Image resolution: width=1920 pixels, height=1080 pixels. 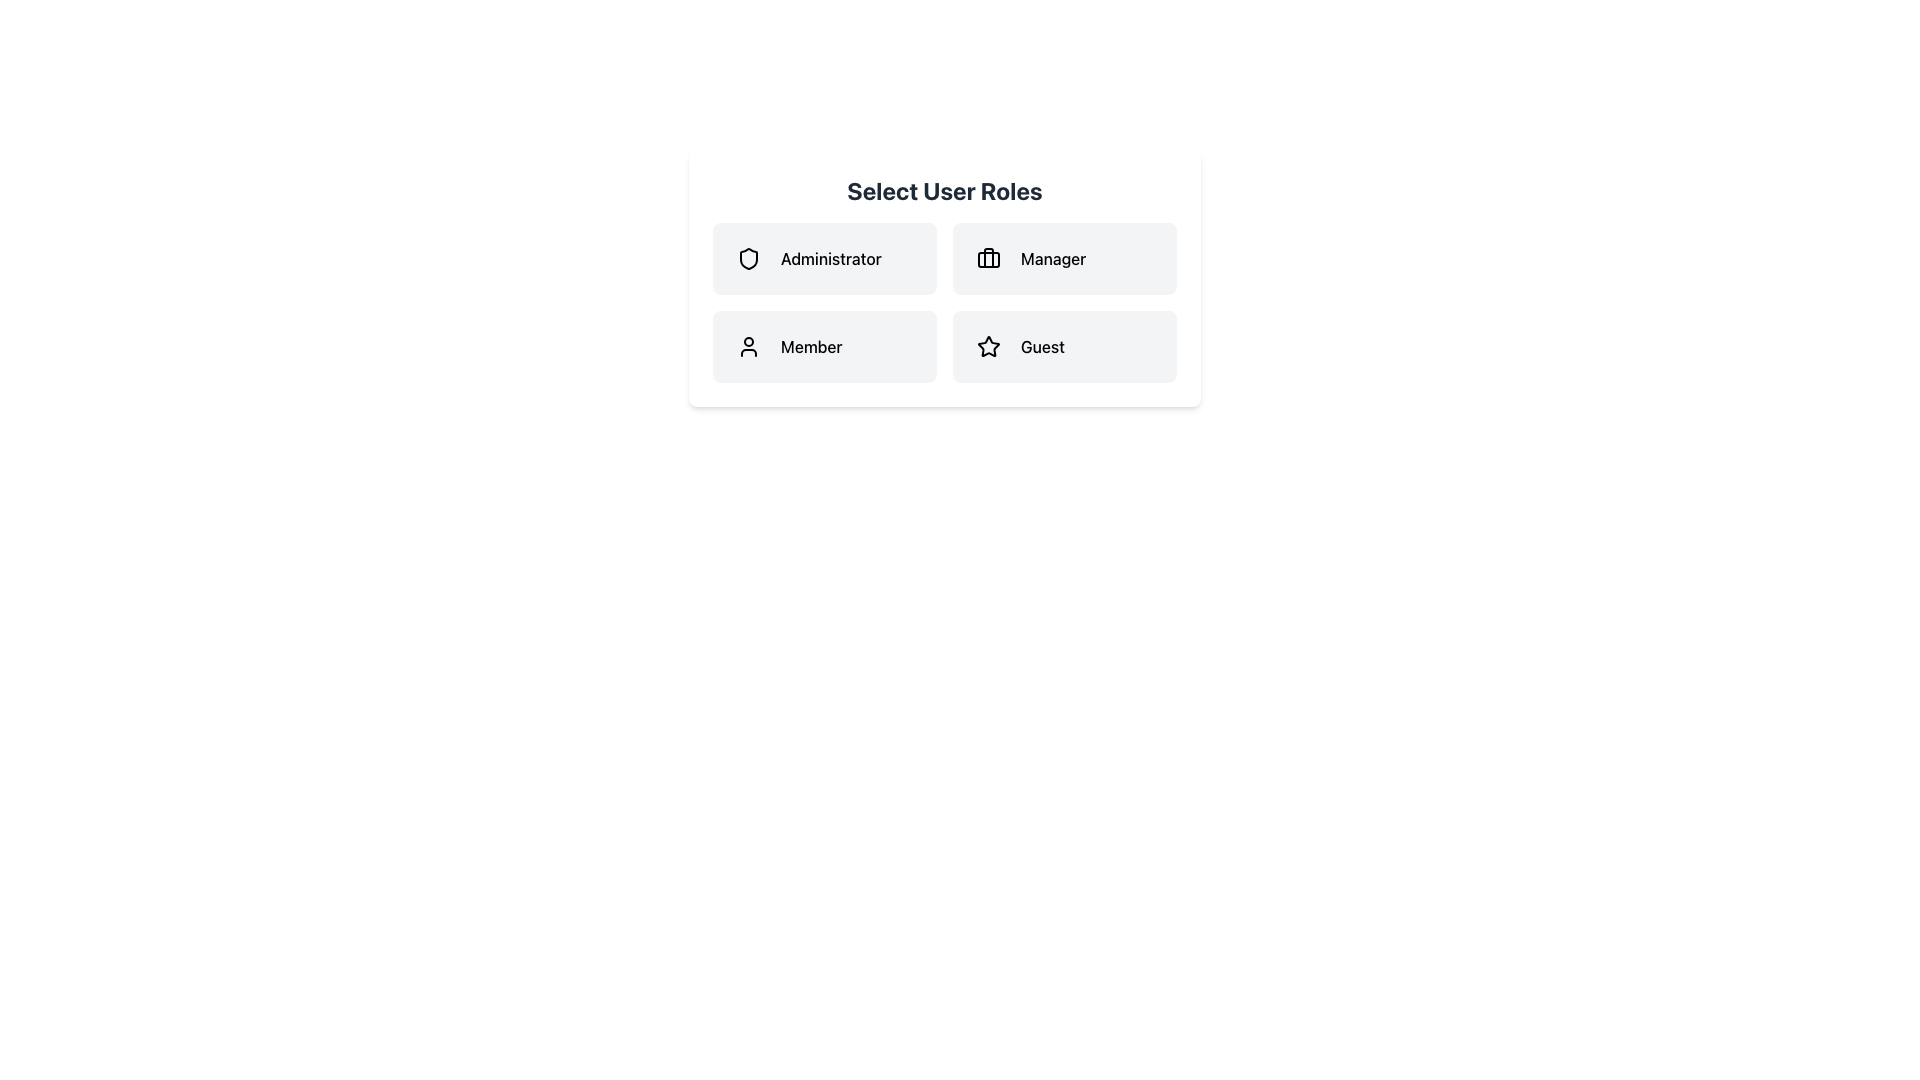 I want to click on the interactive card, so click(x=825, y=257).